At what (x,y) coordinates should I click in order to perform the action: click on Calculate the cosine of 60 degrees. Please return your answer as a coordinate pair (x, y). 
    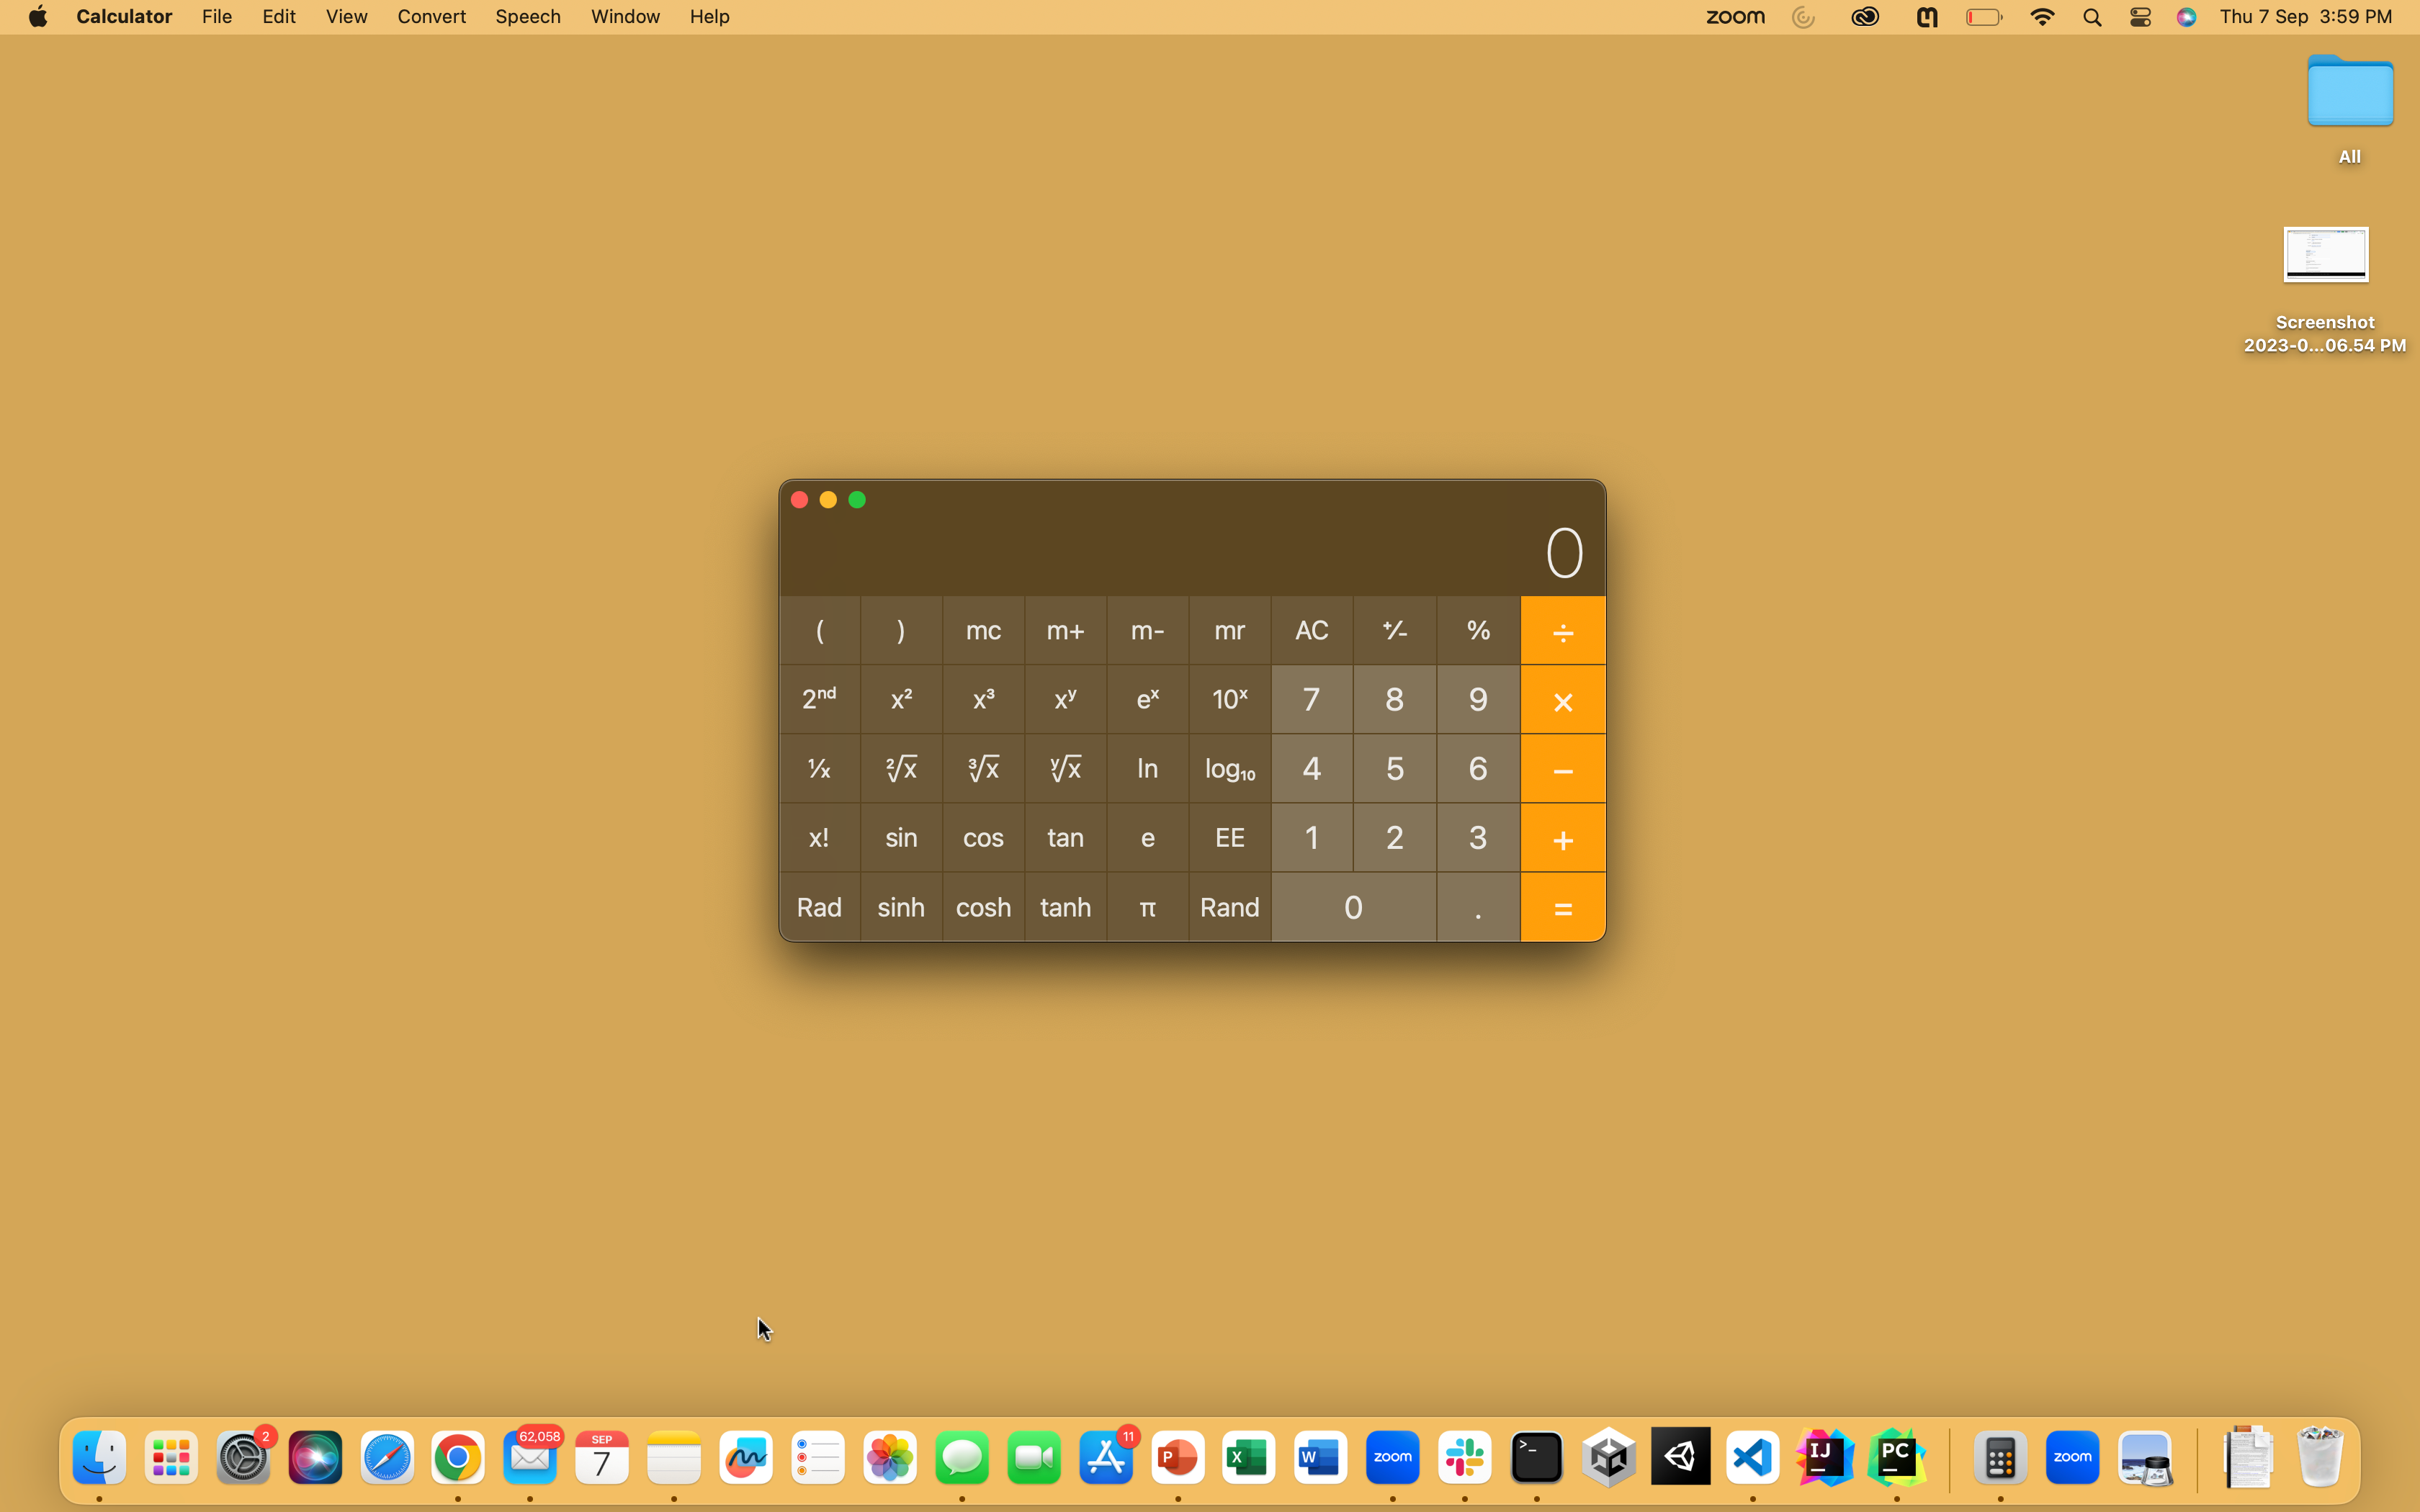
    Looking at the image, I should click on (1477, 767).